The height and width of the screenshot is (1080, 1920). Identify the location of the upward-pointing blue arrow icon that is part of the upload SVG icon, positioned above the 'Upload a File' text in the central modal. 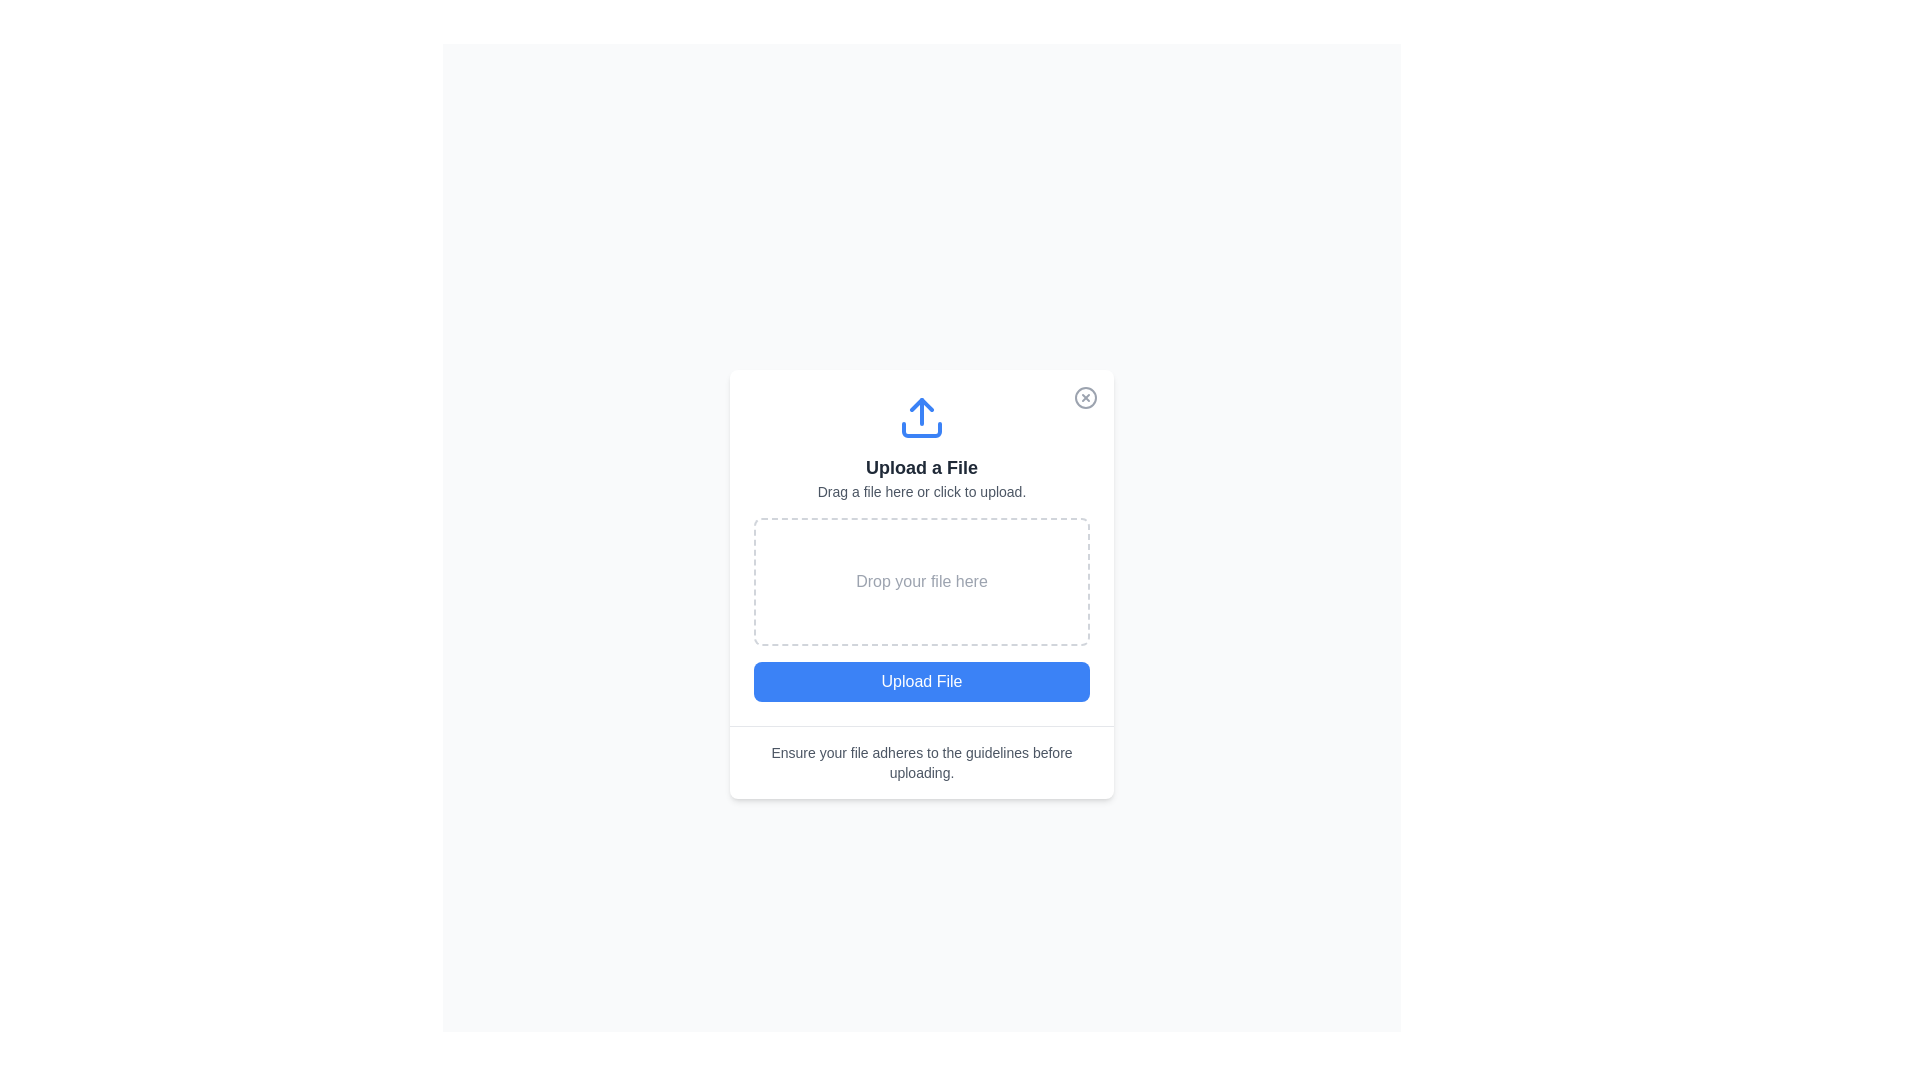
(920, 404).